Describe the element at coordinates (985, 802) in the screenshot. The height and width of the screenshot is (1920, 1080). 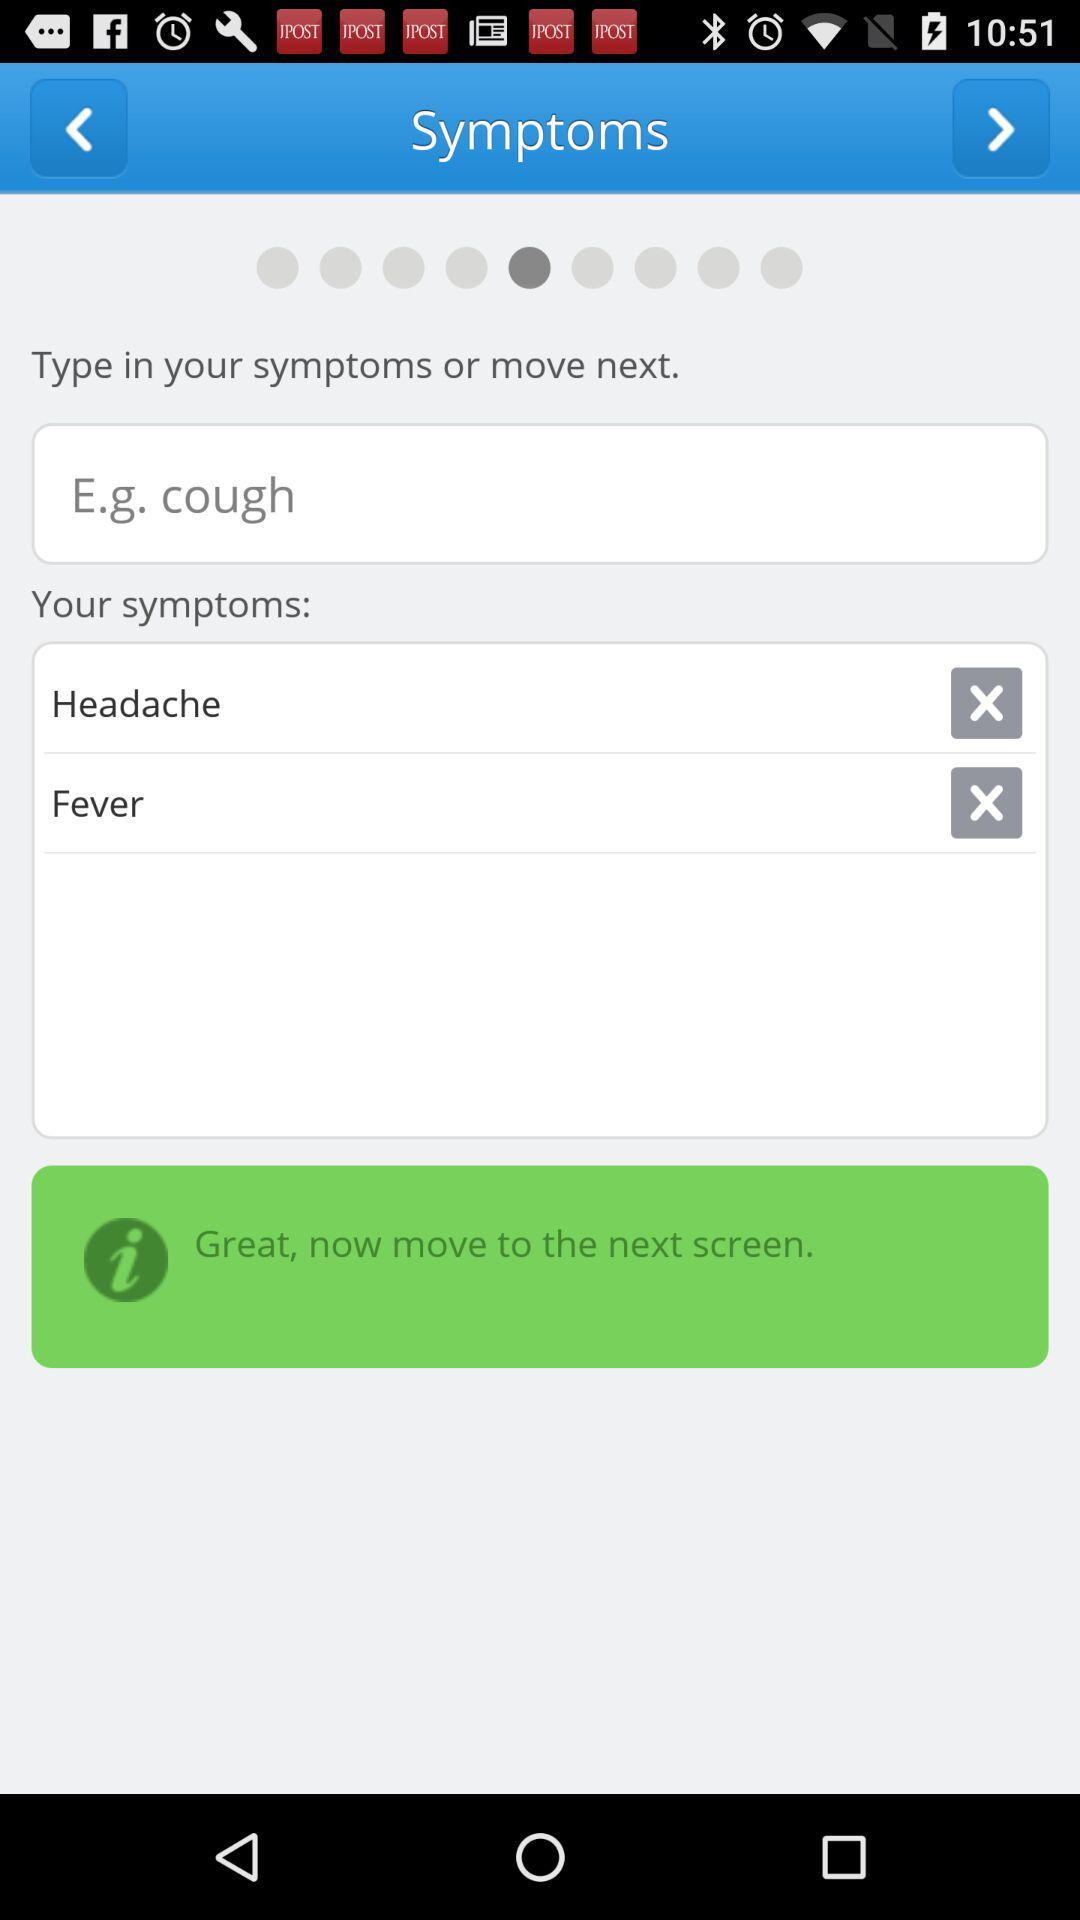
I see `close` at that location.